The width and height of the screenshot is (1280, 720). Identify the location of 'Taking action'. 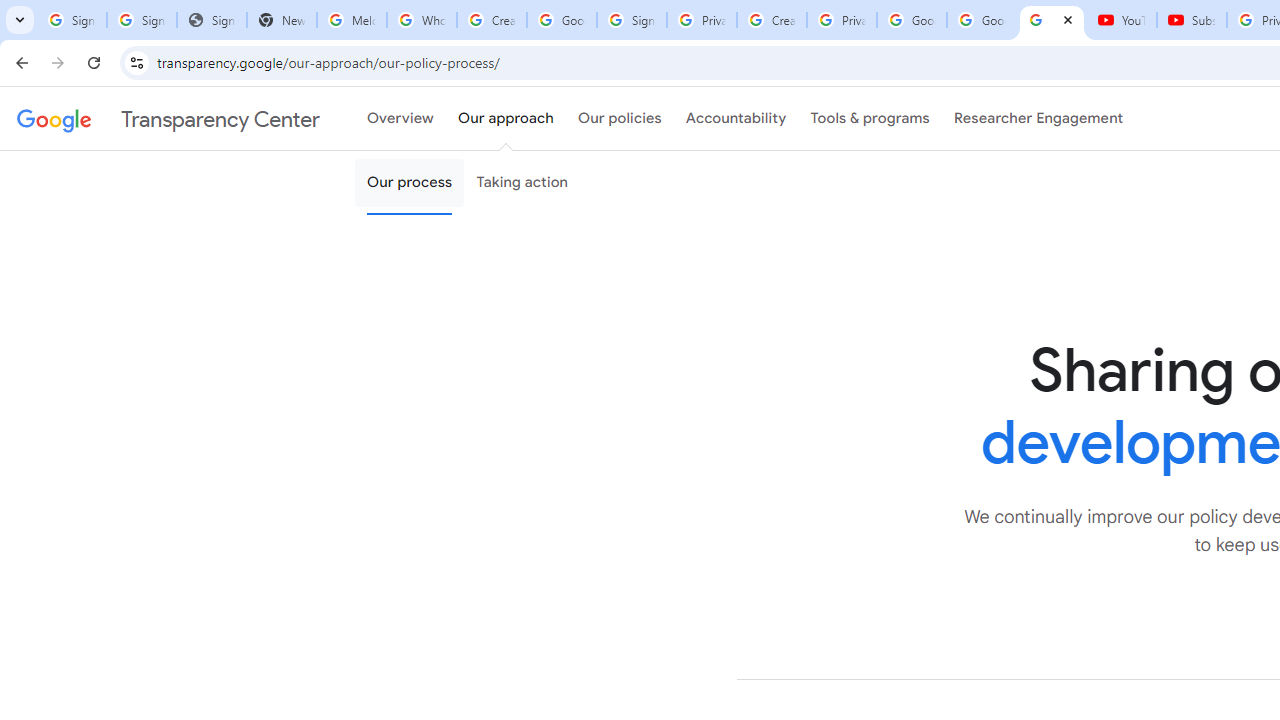
(522, 183).